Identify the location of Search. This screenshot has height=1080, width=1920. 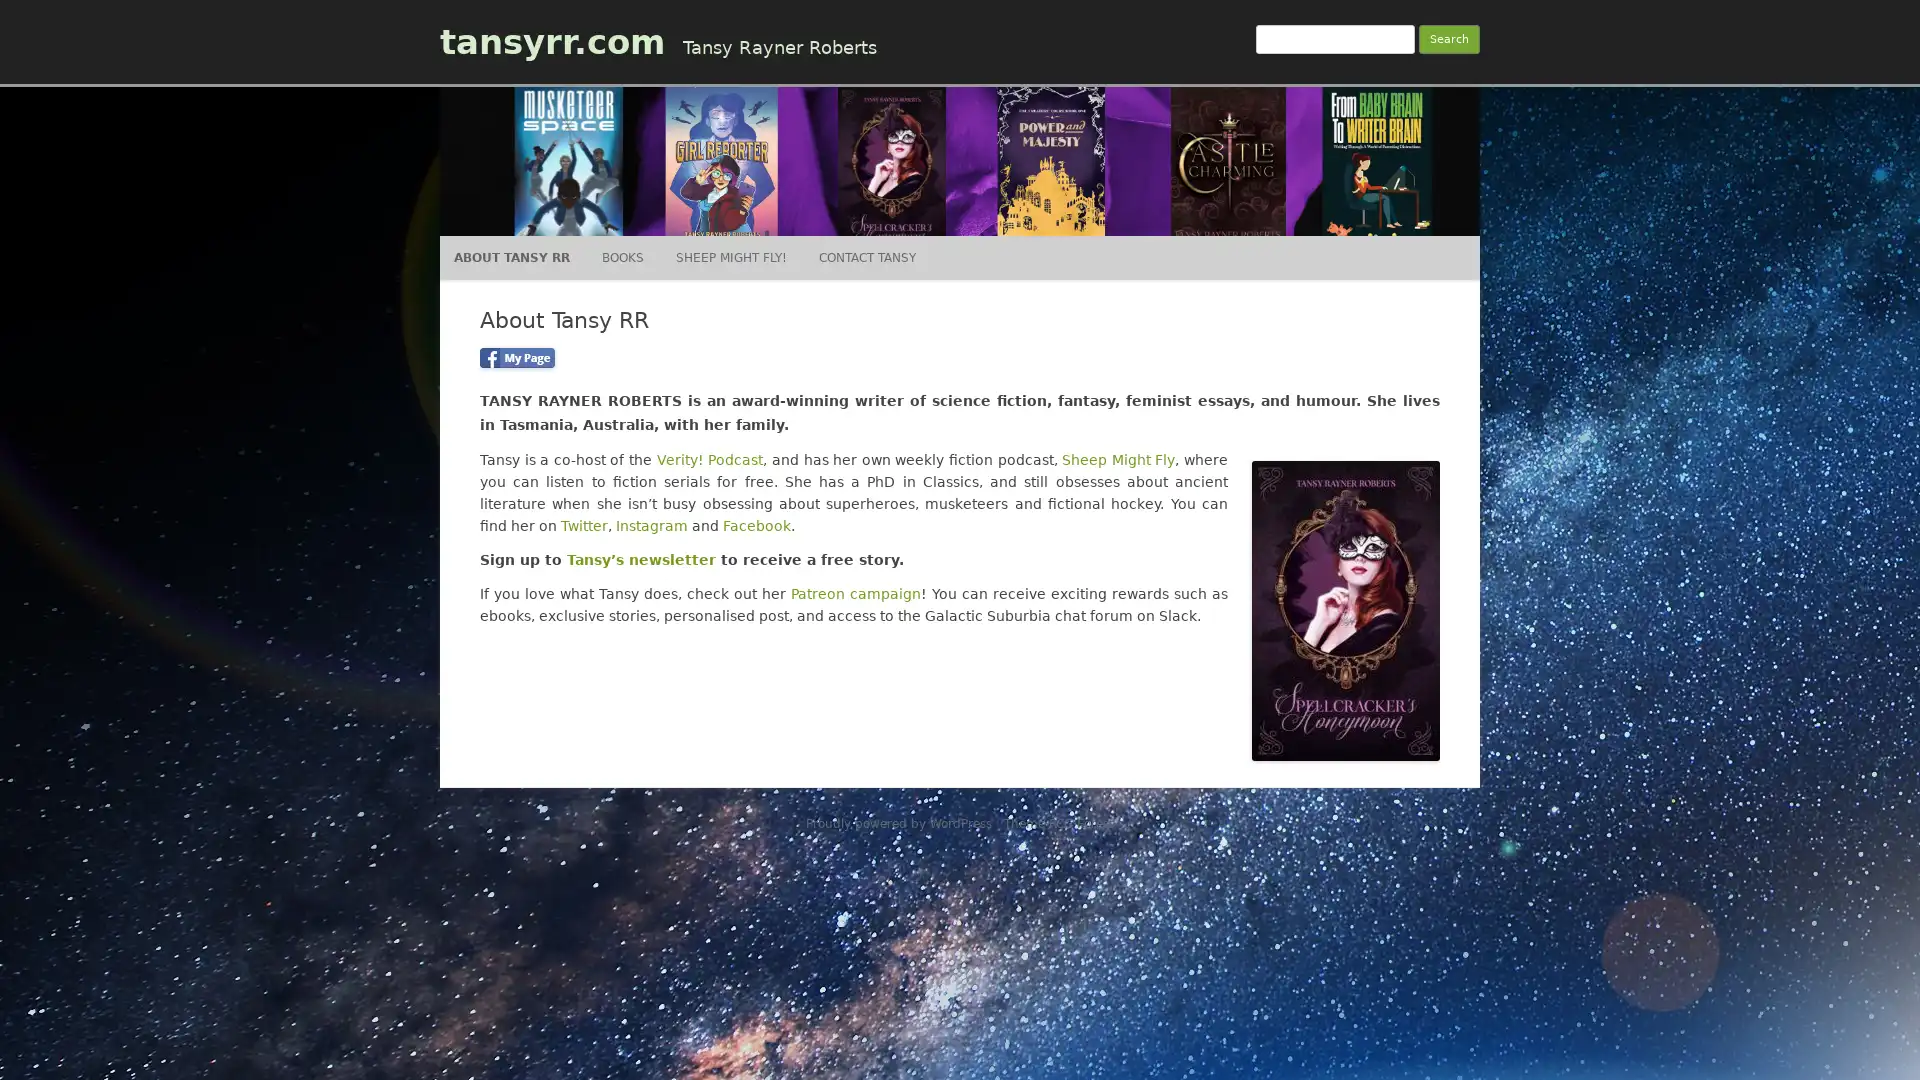
(1449, 39).